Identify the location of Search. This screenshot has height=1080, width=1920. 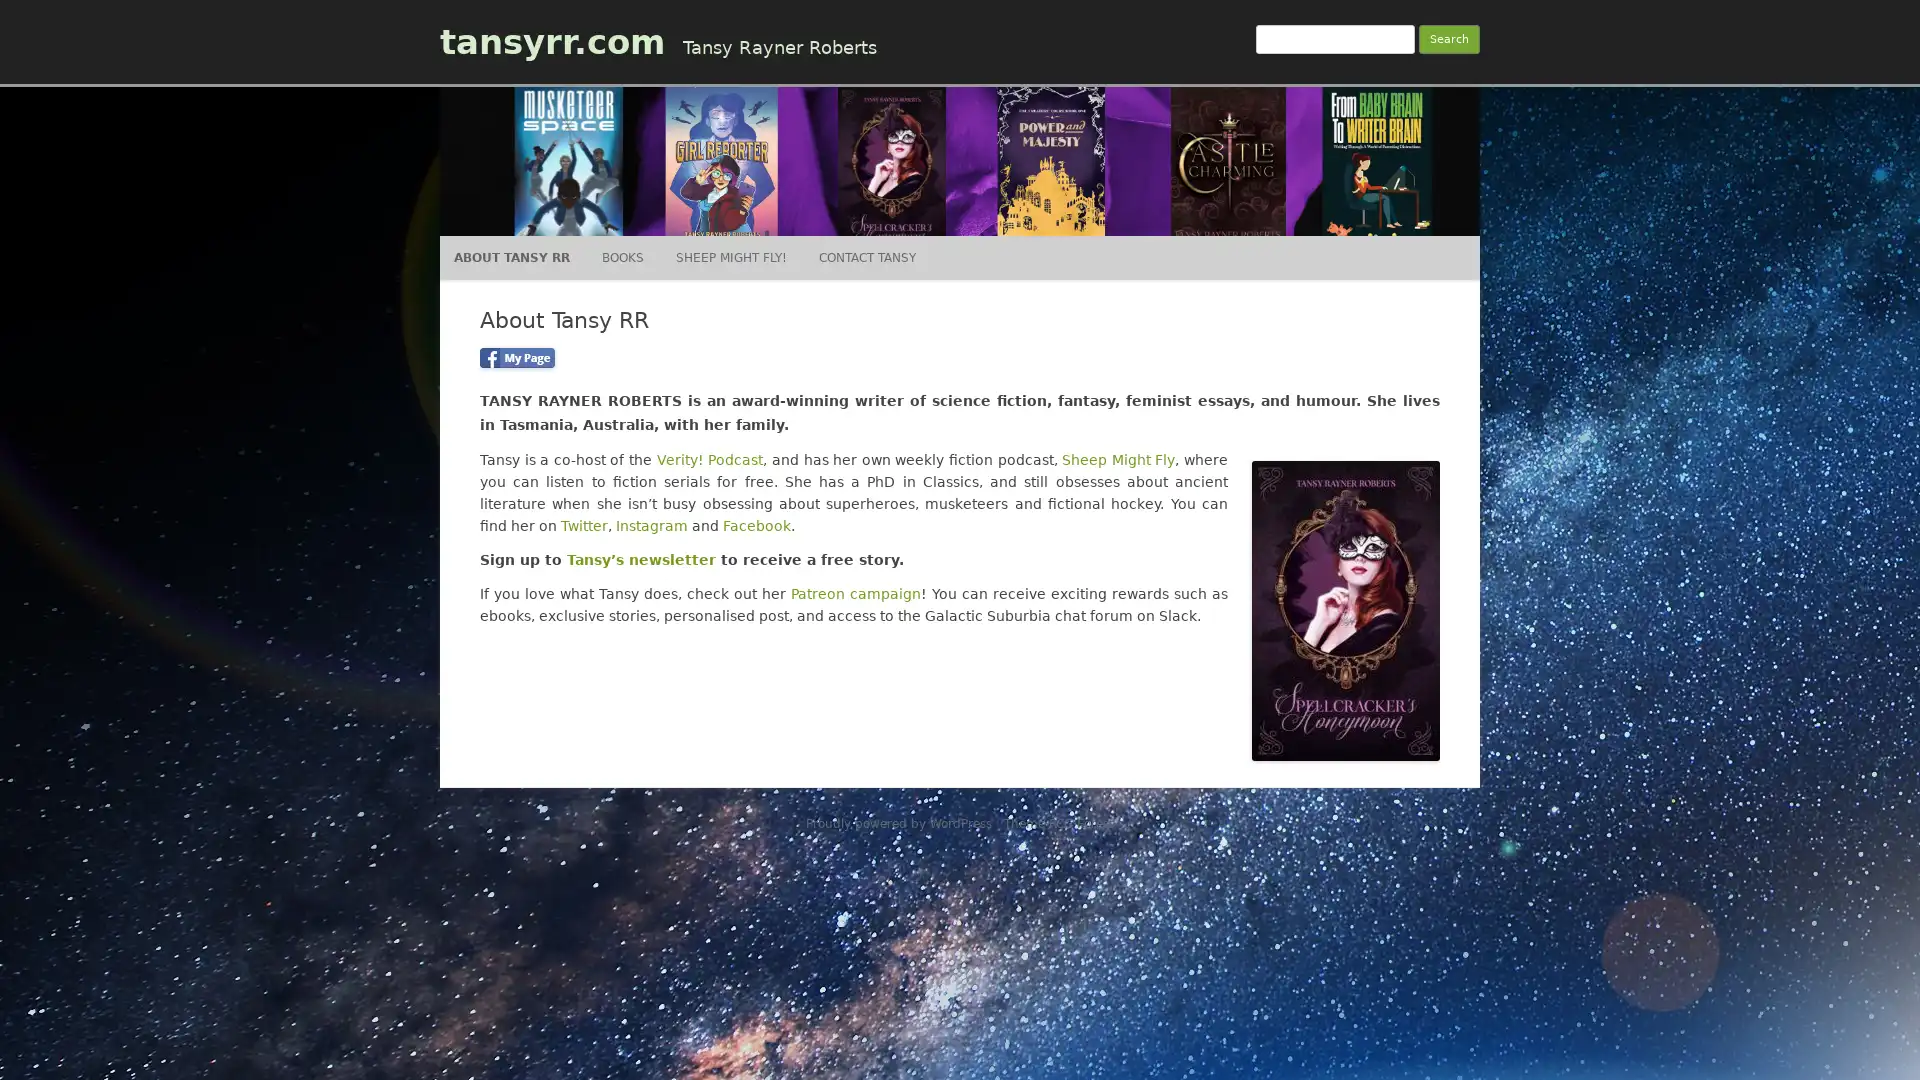
(1449, 39).